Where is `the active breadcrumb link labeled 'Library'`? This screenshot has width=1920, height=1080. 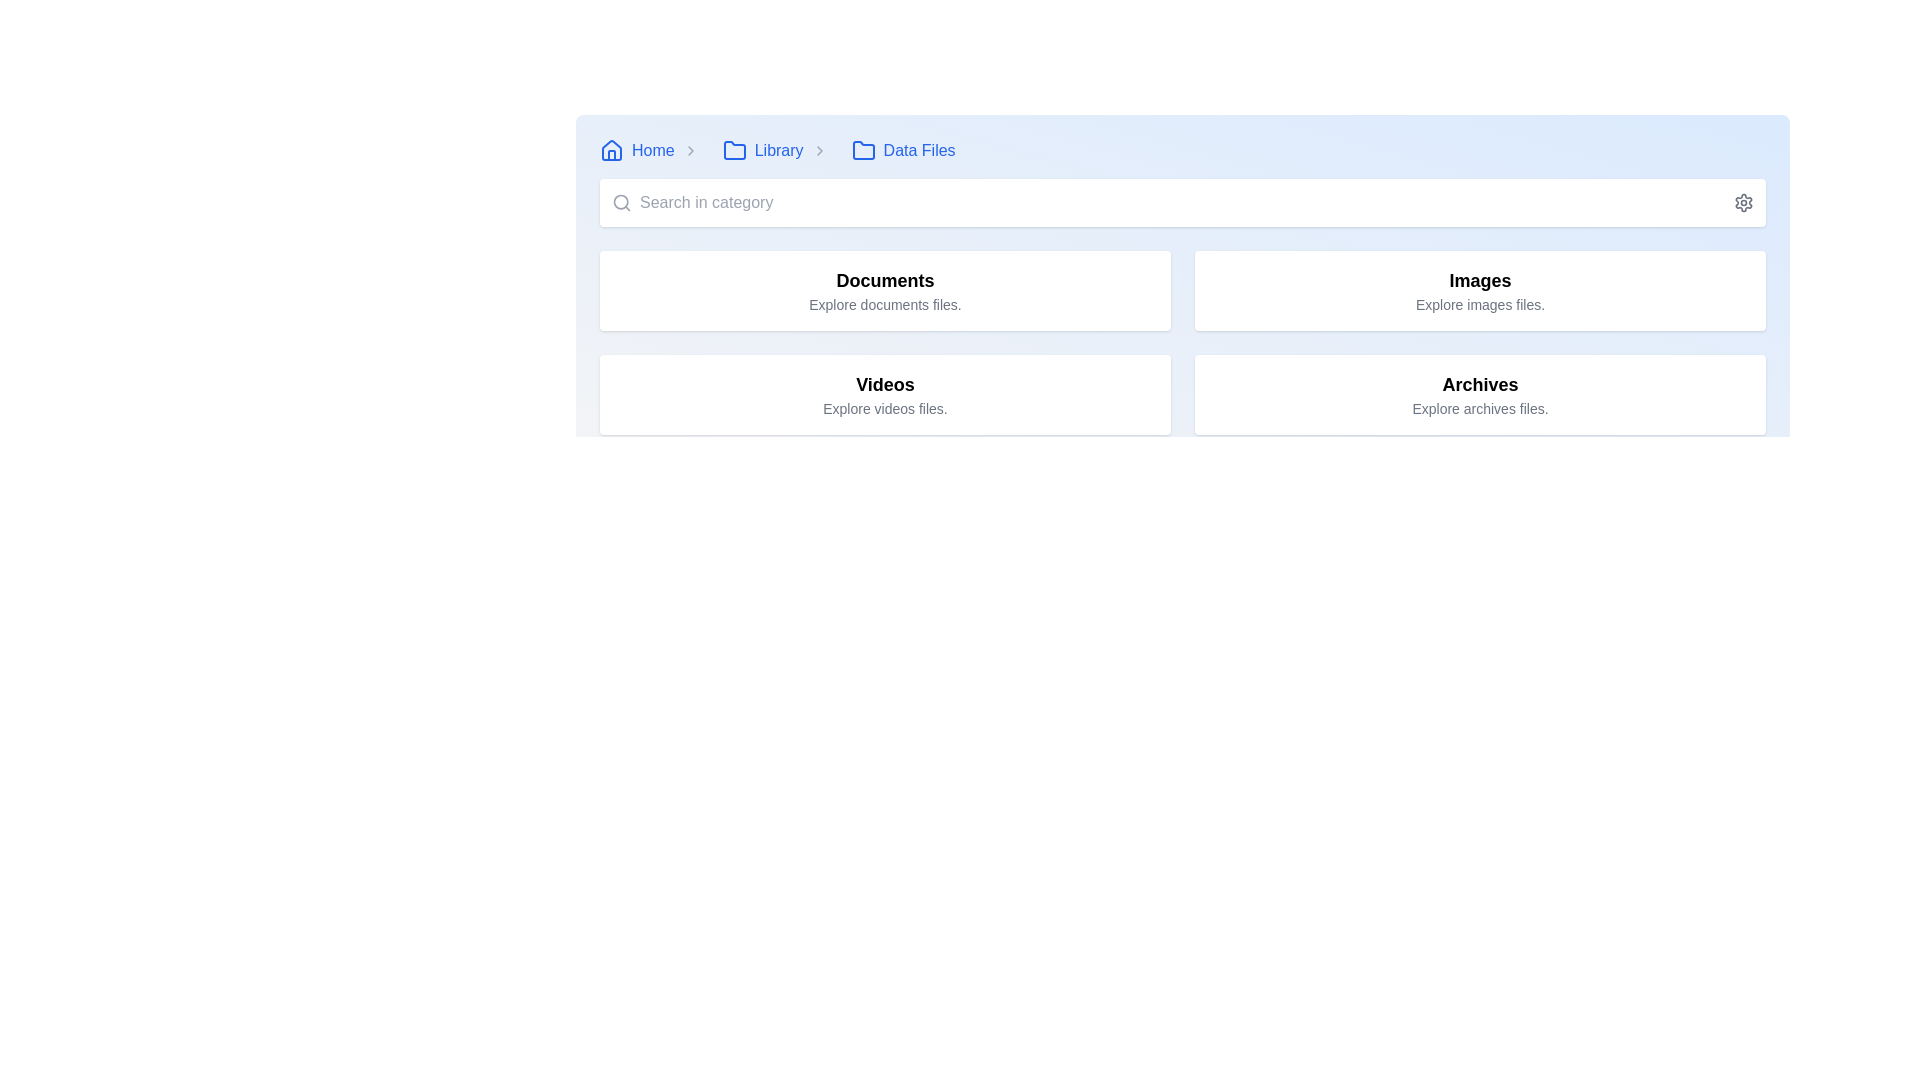
the active breadcrumb link labeled 'Library' is located at coordinates (777, 149).